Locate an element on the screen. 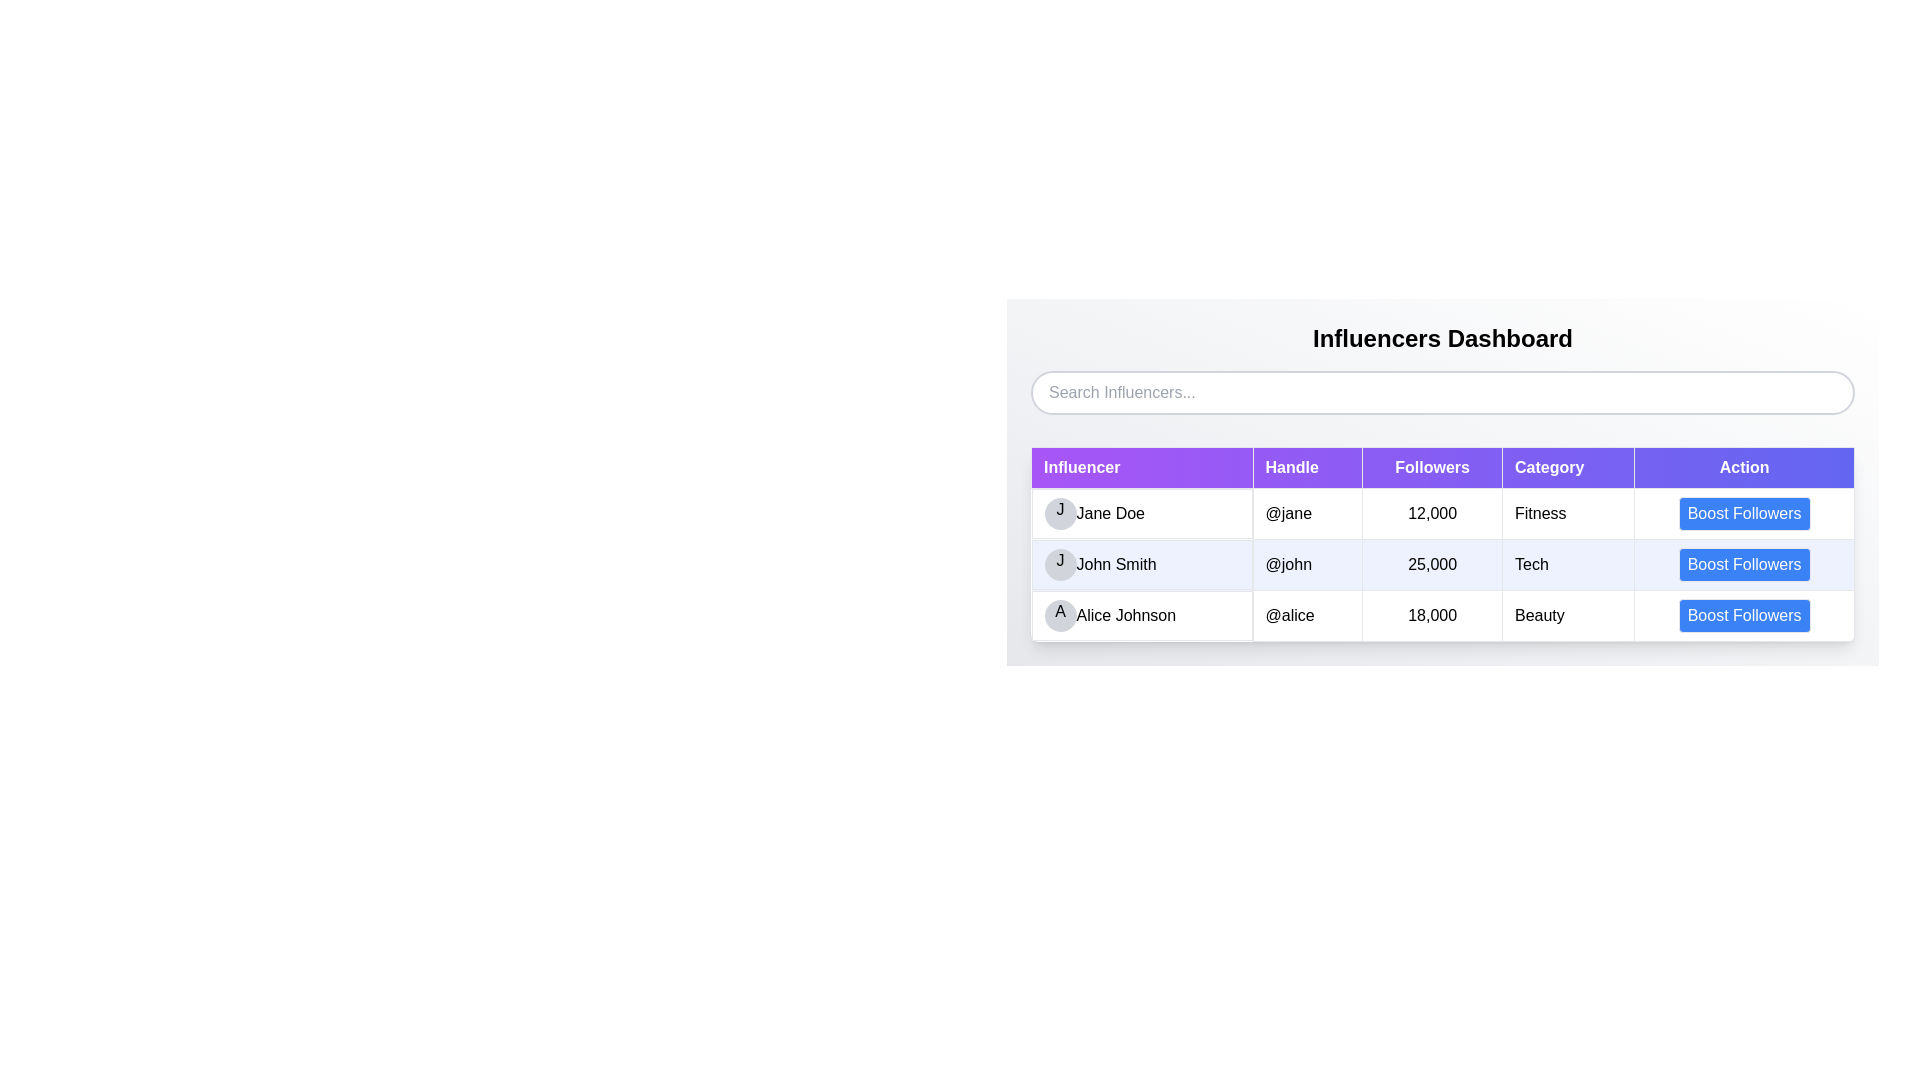  the button in the 'Action' column of the second row, which is aligned with the influencer 'John Smith' is located at coordinates (1743, 564).